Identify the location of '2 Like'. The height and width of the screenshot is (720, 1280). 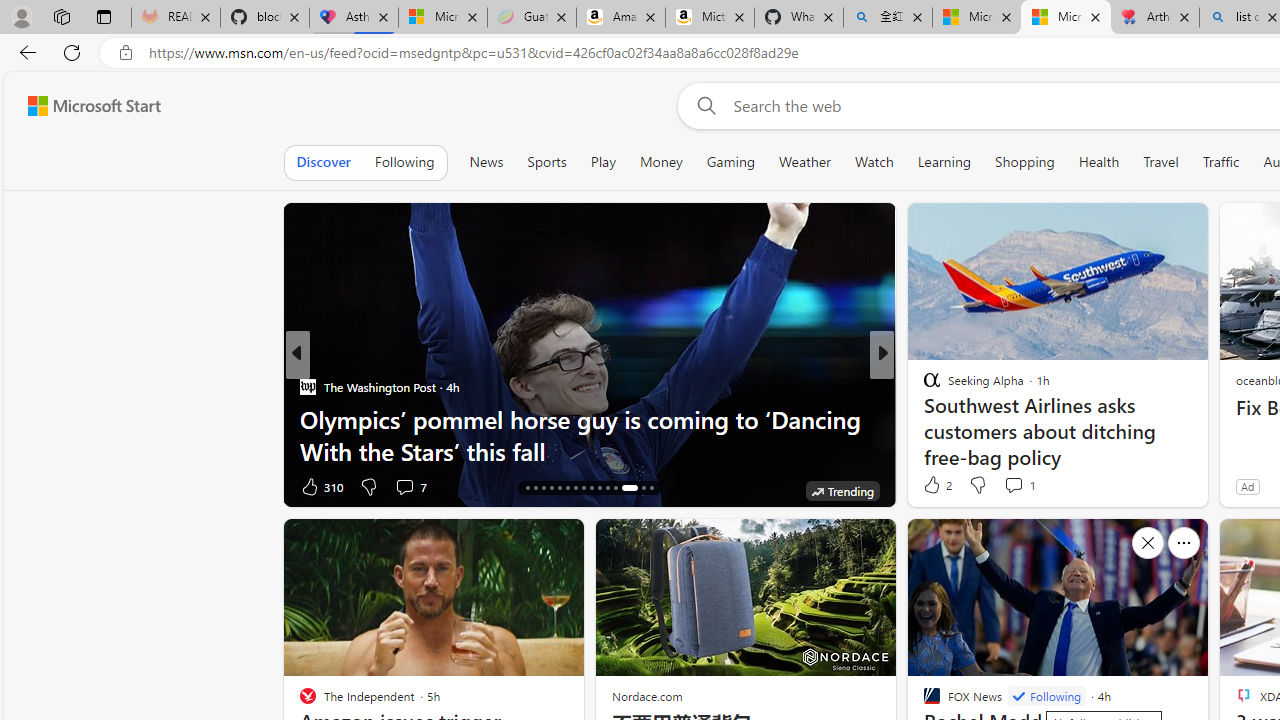
(935, 484).